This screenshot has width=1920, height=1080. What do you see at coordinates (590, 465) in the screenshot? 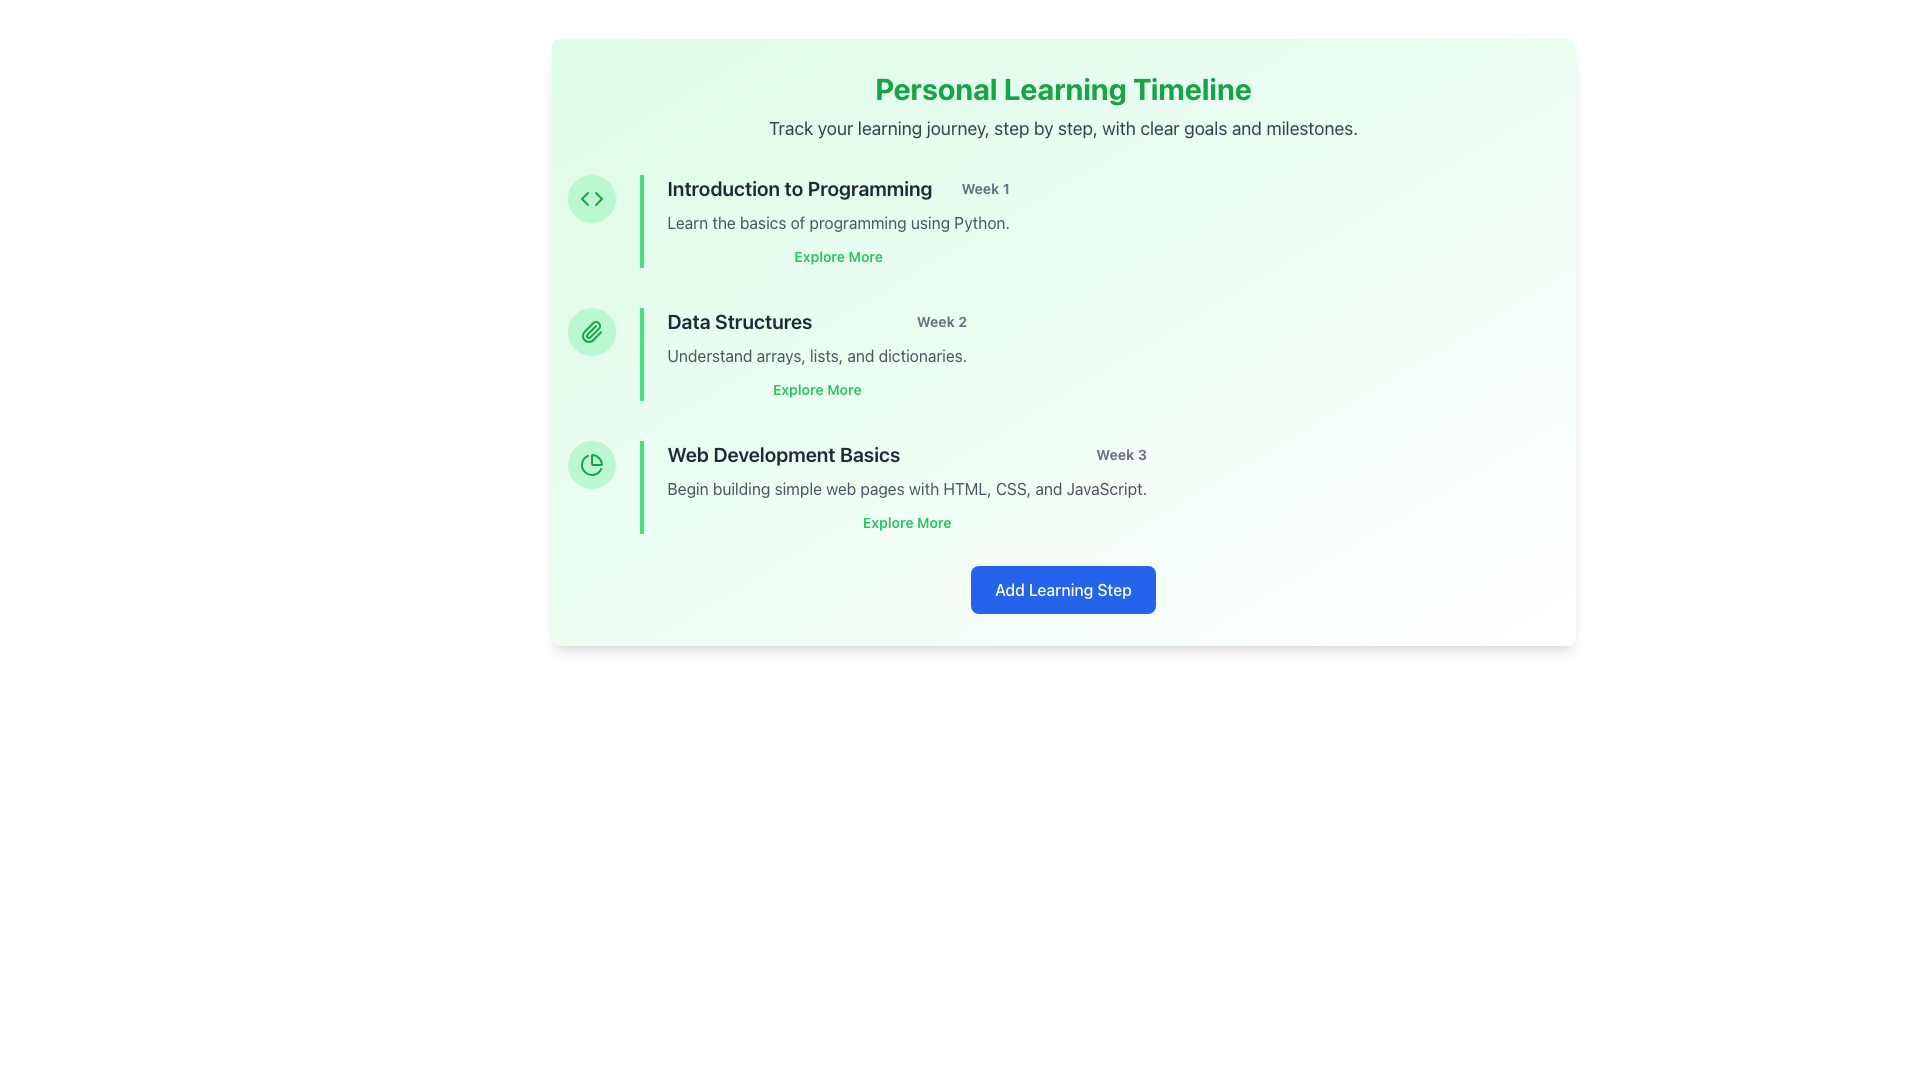
I see `the icon representing the 'Web Development Basics' section, located adjacent to its title and description` at bounding box center [590, 465].